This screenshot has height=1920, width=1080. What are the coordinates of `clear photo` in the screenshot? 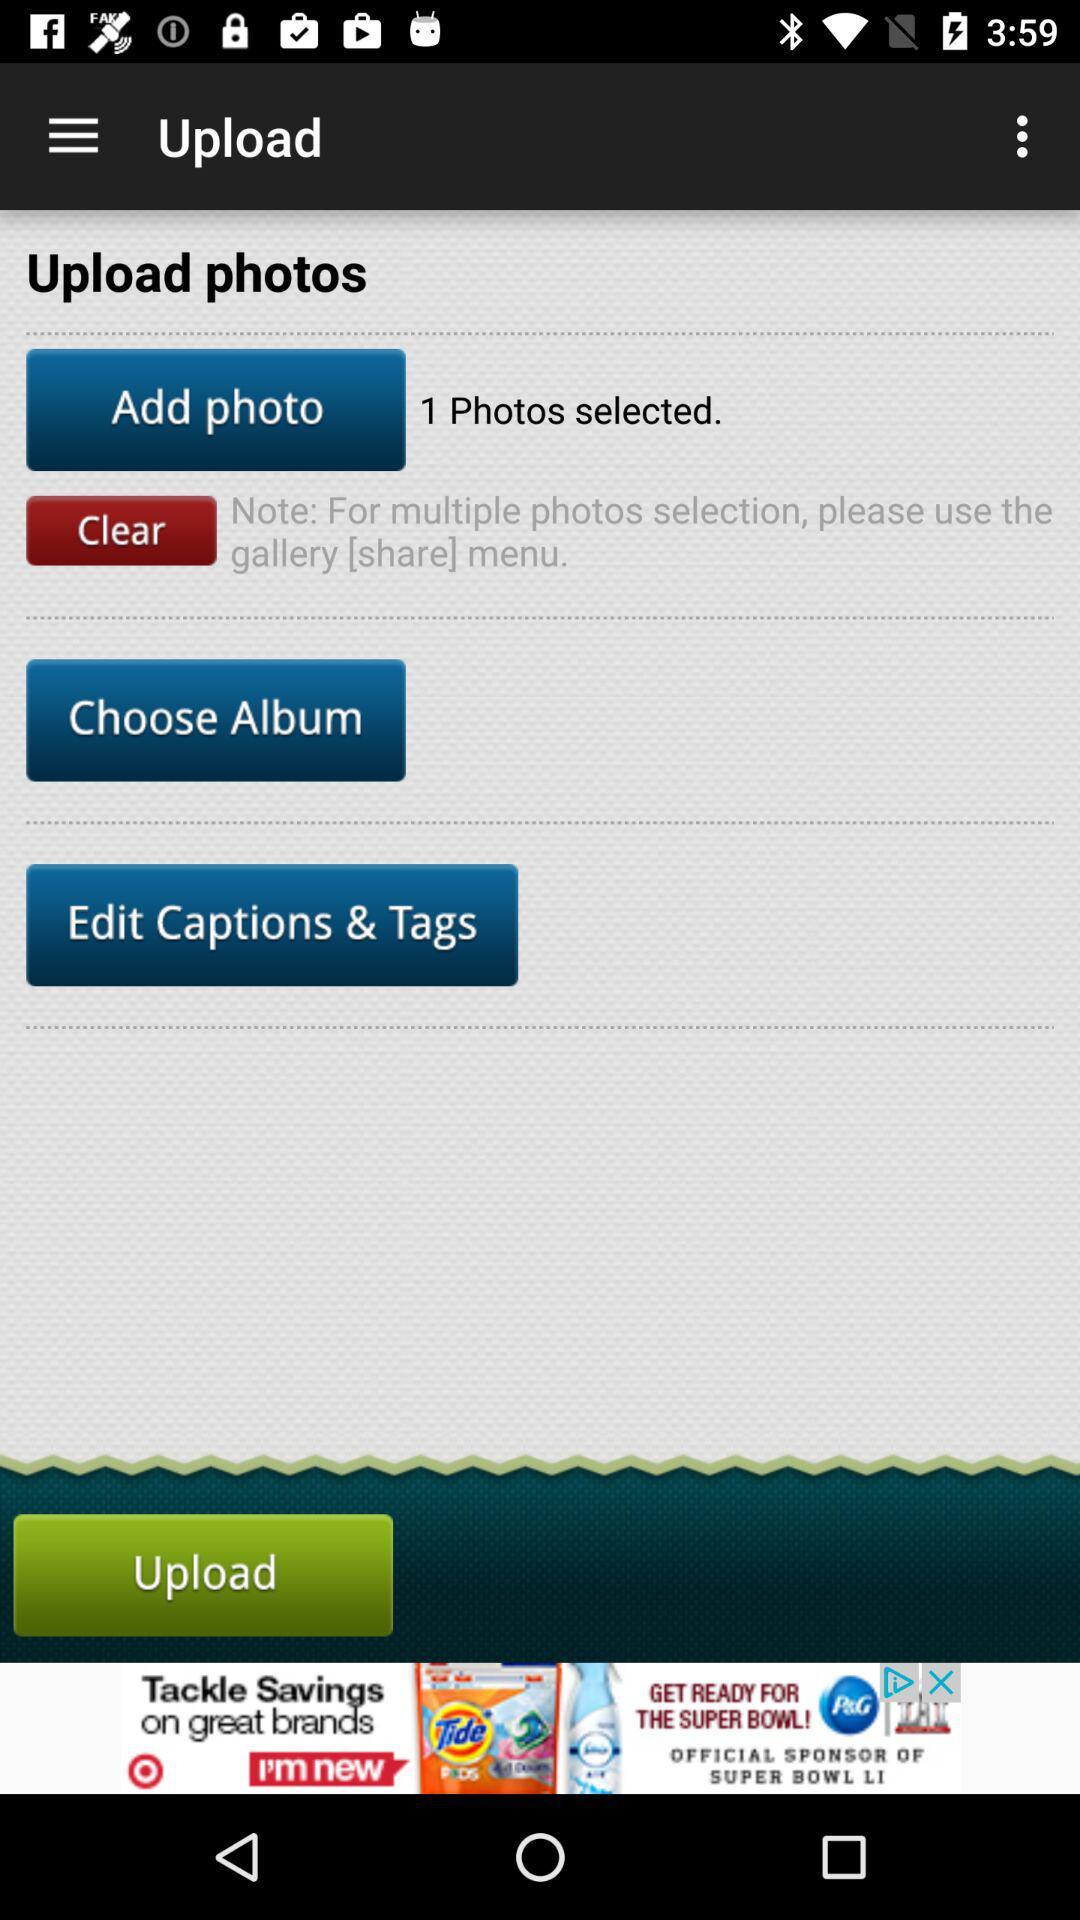 It's located at (121, 530).